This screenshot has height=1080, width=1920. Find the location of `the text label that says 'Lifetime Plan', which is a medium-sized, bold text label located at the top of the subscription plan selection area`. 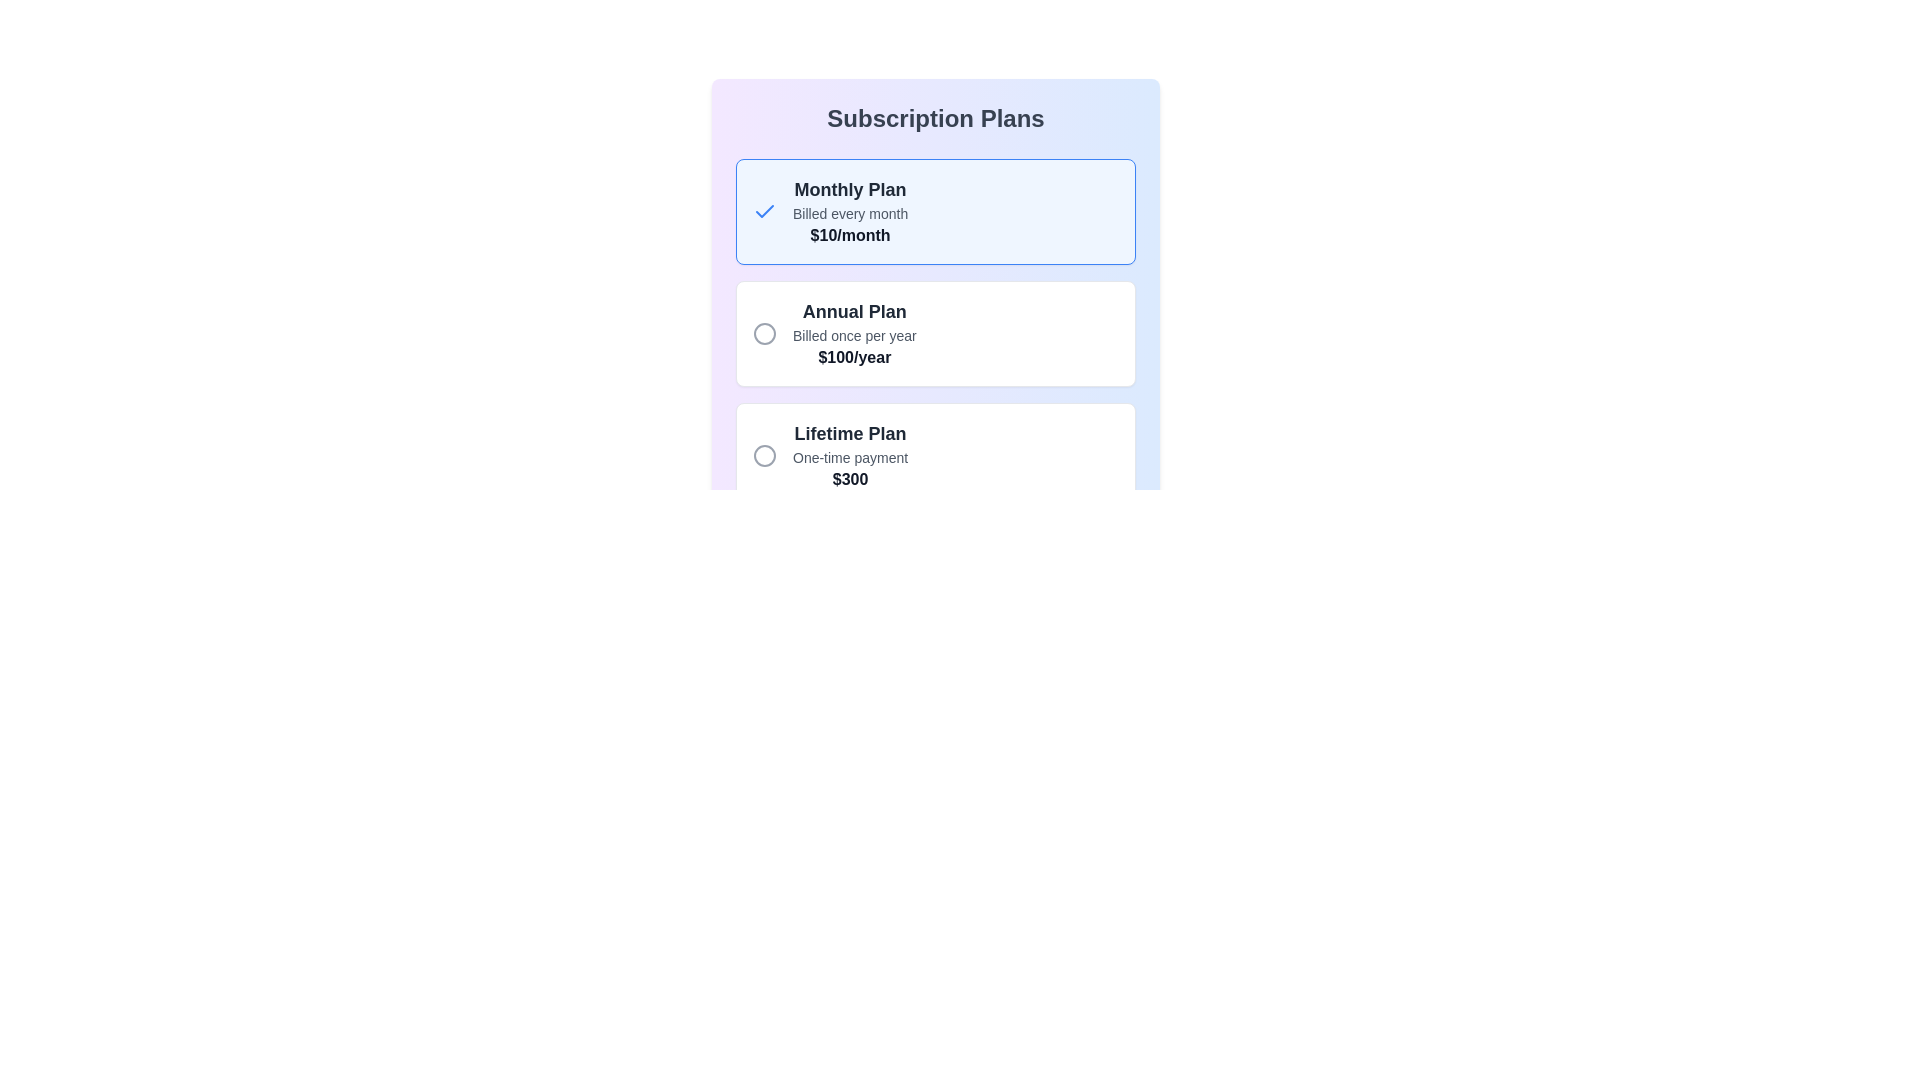

the text label that says 'Lifetime Plan', which is a medium-sized, bold text label located at the top of the subscription plan selection area is located at coordinates (850, 433).